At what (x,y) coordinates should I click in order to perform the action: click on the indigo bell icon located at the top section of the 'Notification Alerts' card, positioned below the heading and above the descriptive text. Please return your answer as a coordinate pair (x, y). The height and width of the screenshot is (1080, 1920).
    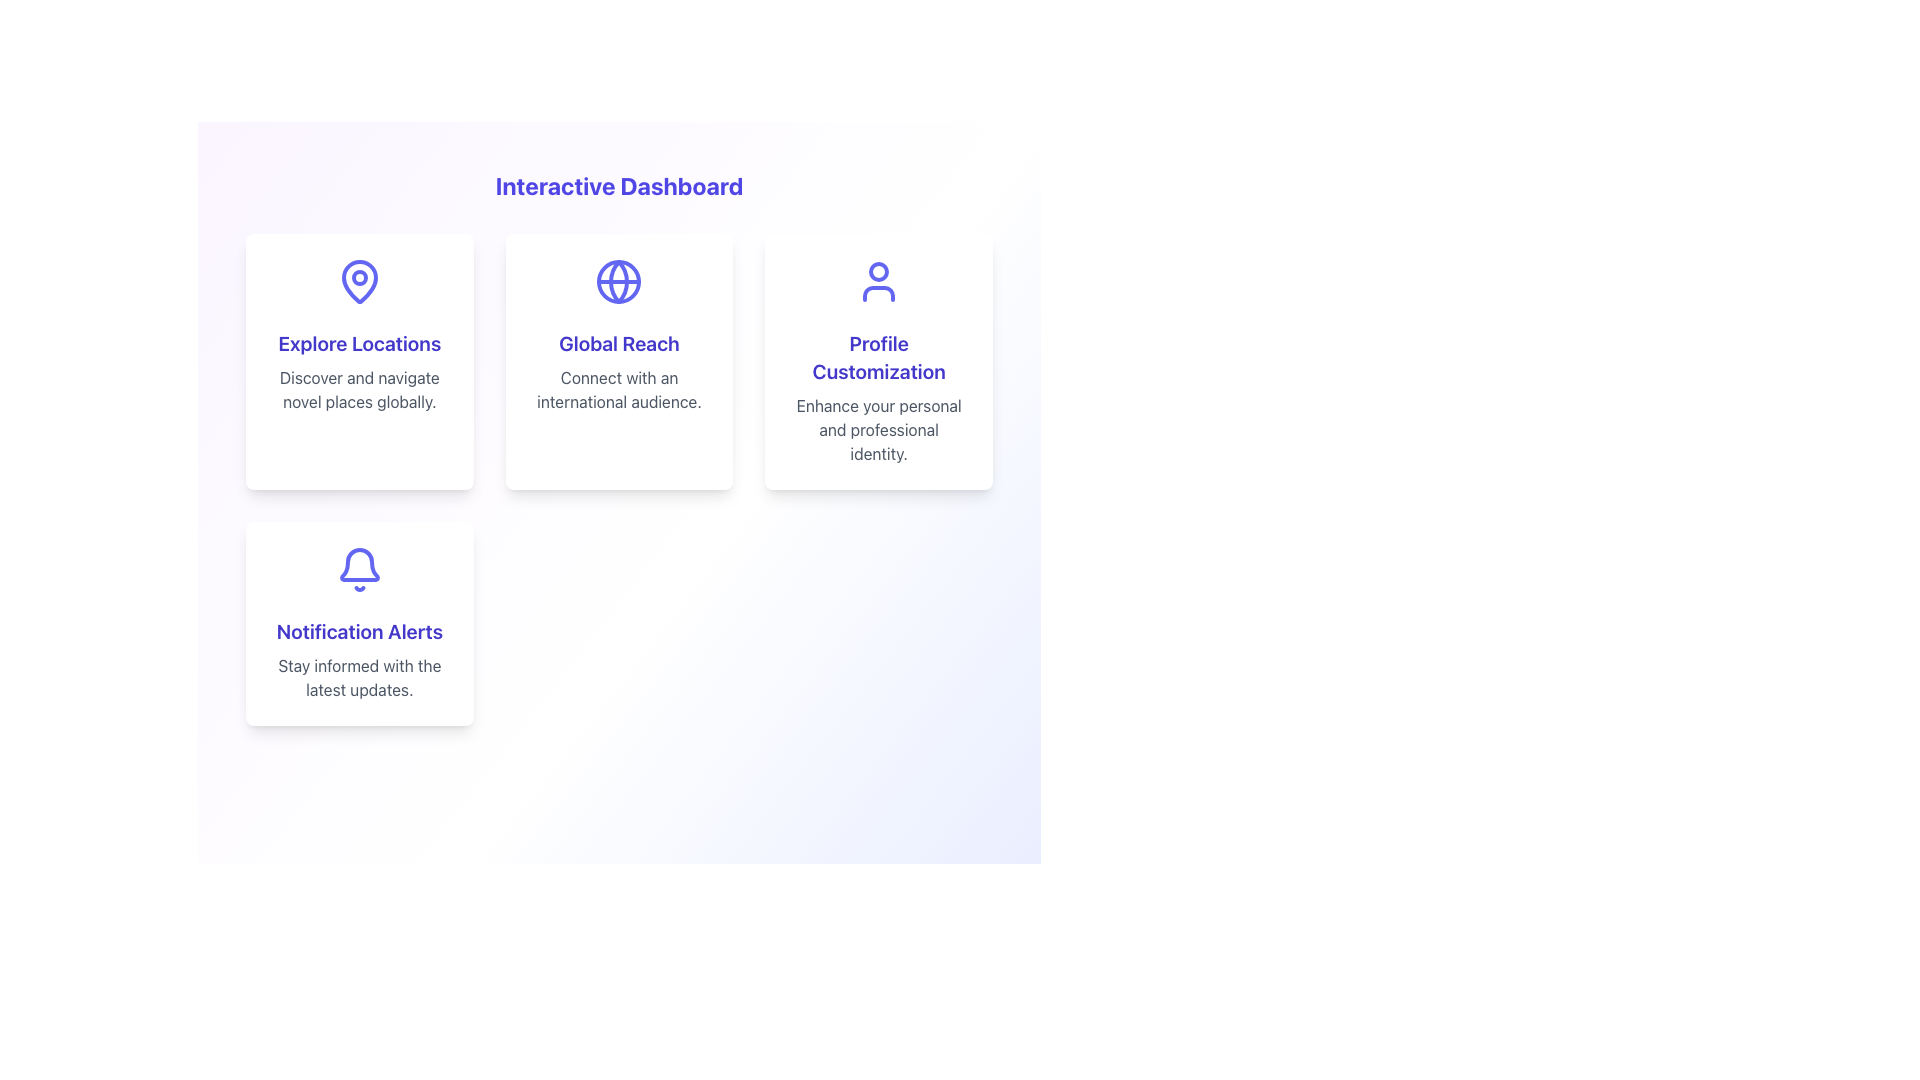
    Looking at the image, I should click on (359, 570).